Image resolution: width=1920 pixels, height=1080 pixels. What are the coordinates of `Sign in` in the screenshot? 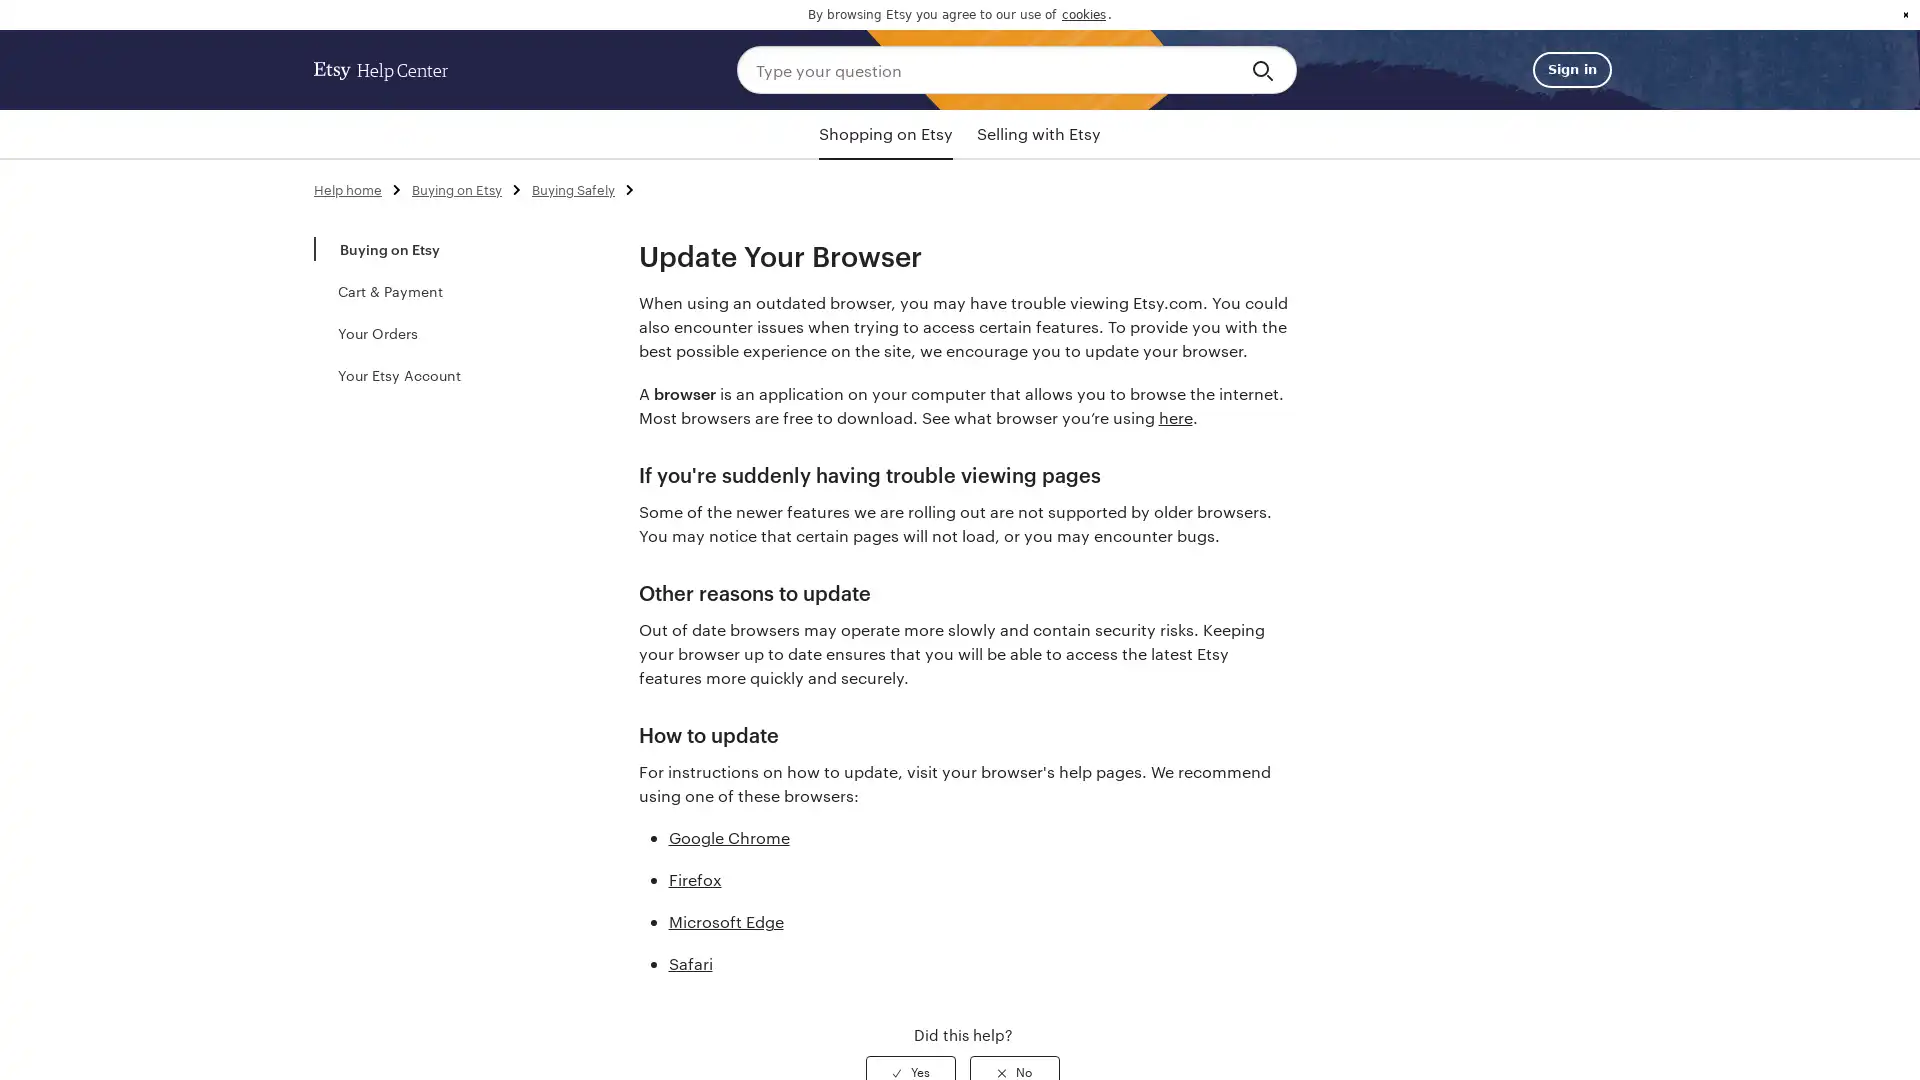 It's located at (1571, 68).